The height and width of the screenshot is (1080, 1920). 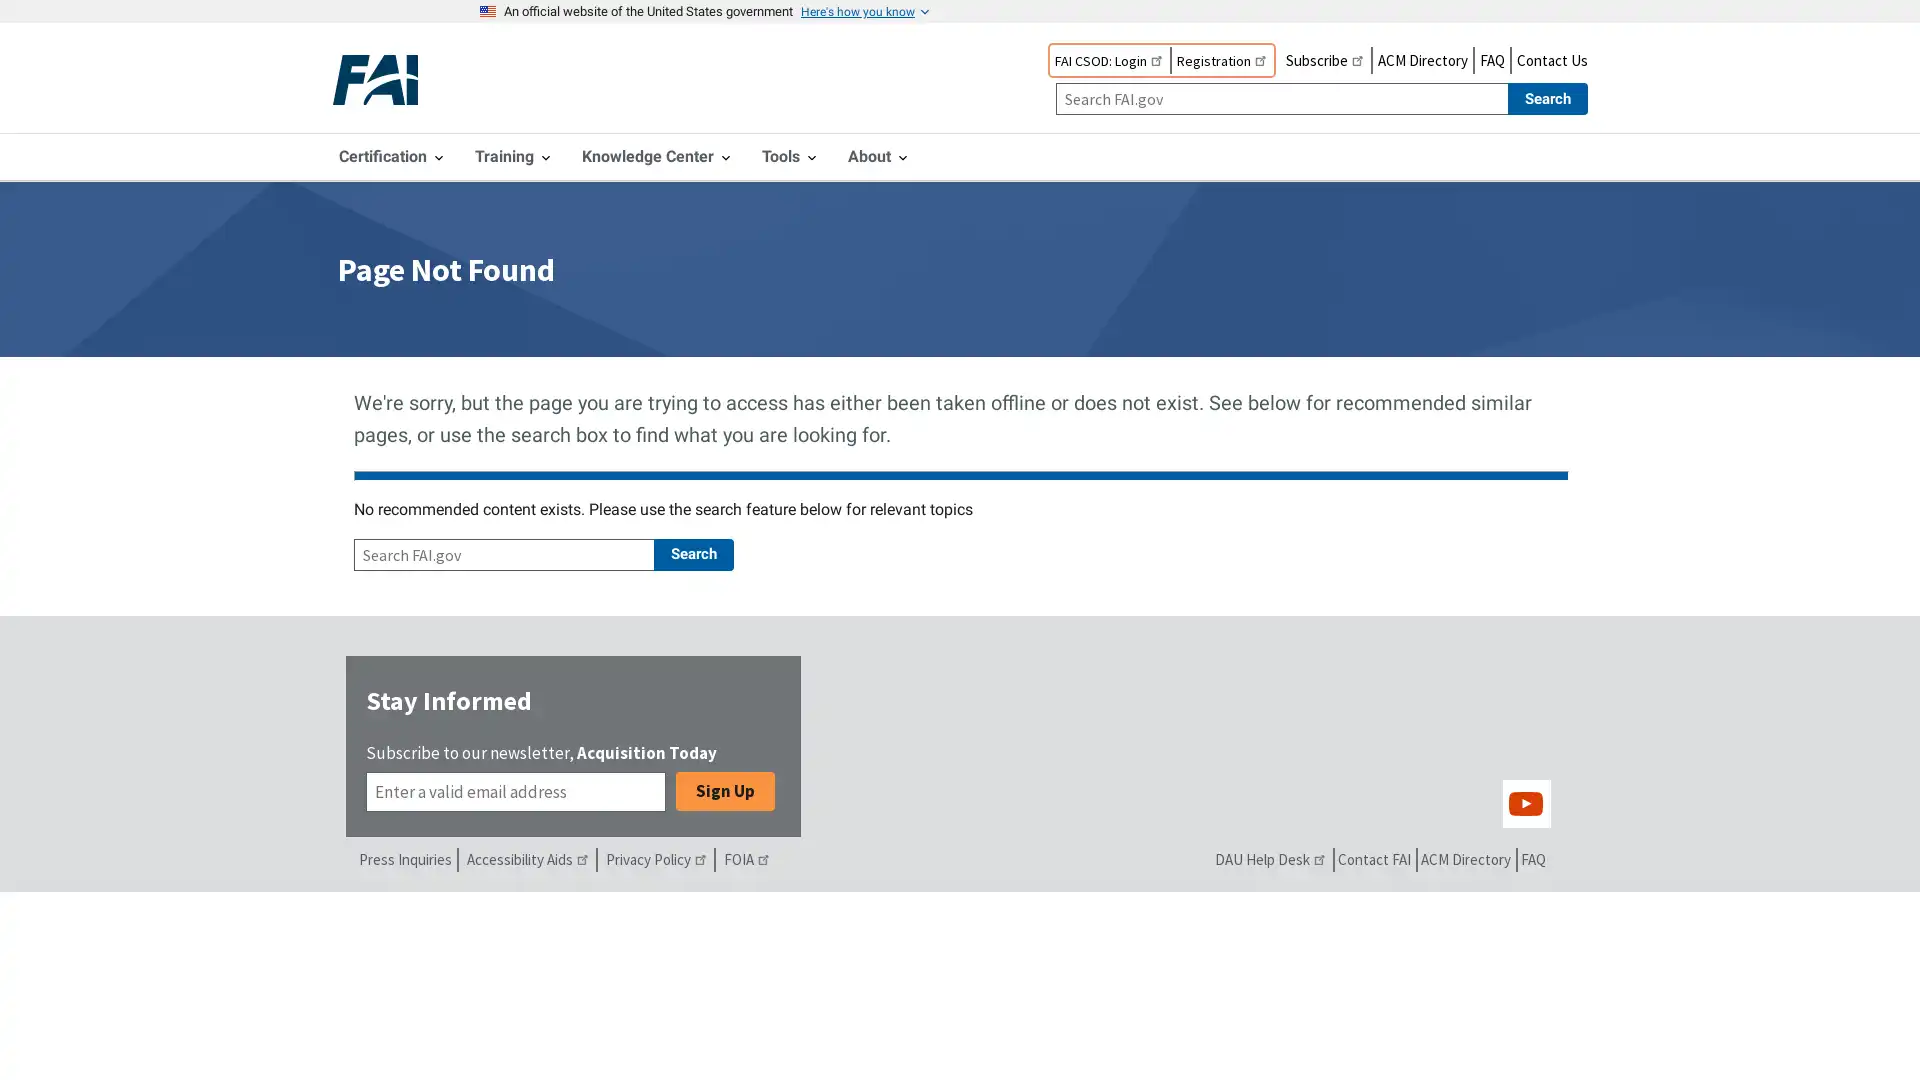 What do you see at coordinates (692, 554) in the screenshot?
I see `Search` at bounding box center [692, 554].